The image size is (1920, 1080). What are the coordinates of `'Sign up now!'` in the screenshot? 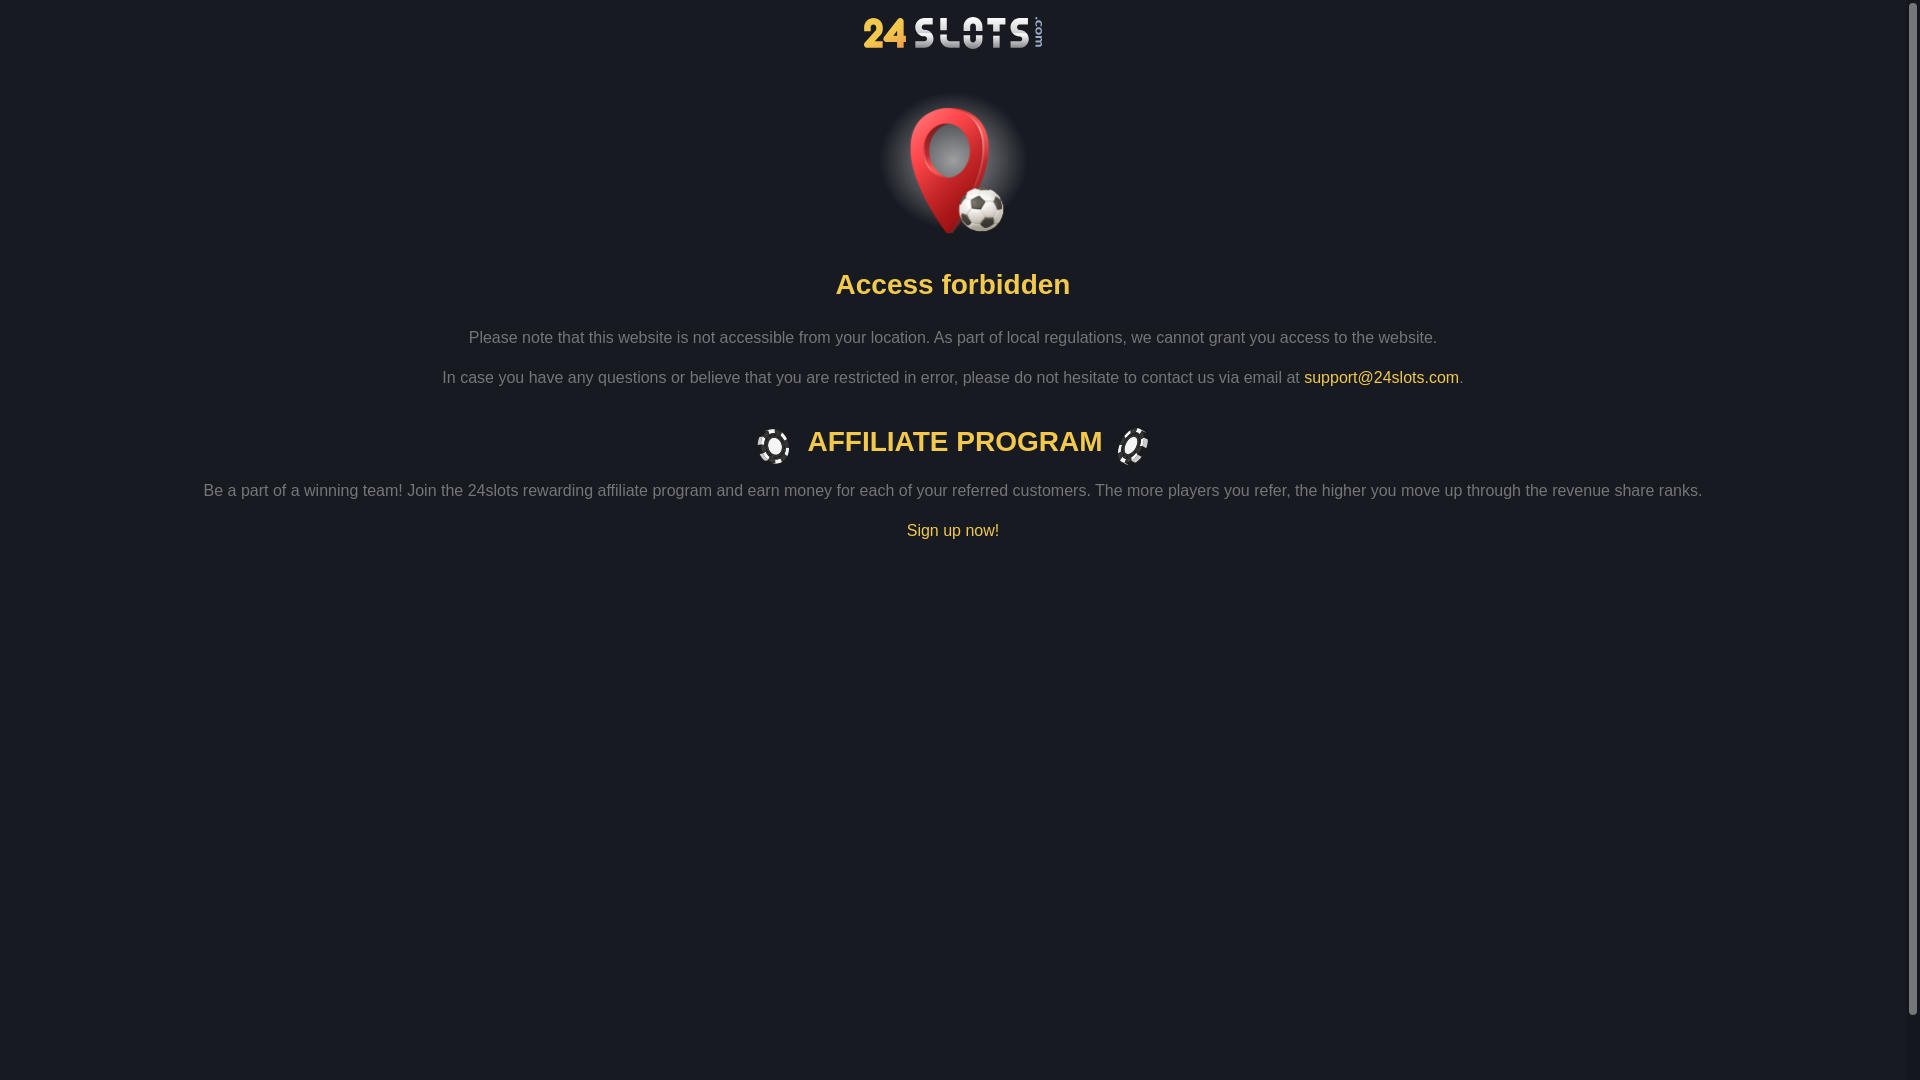 It's located at (952, 530).